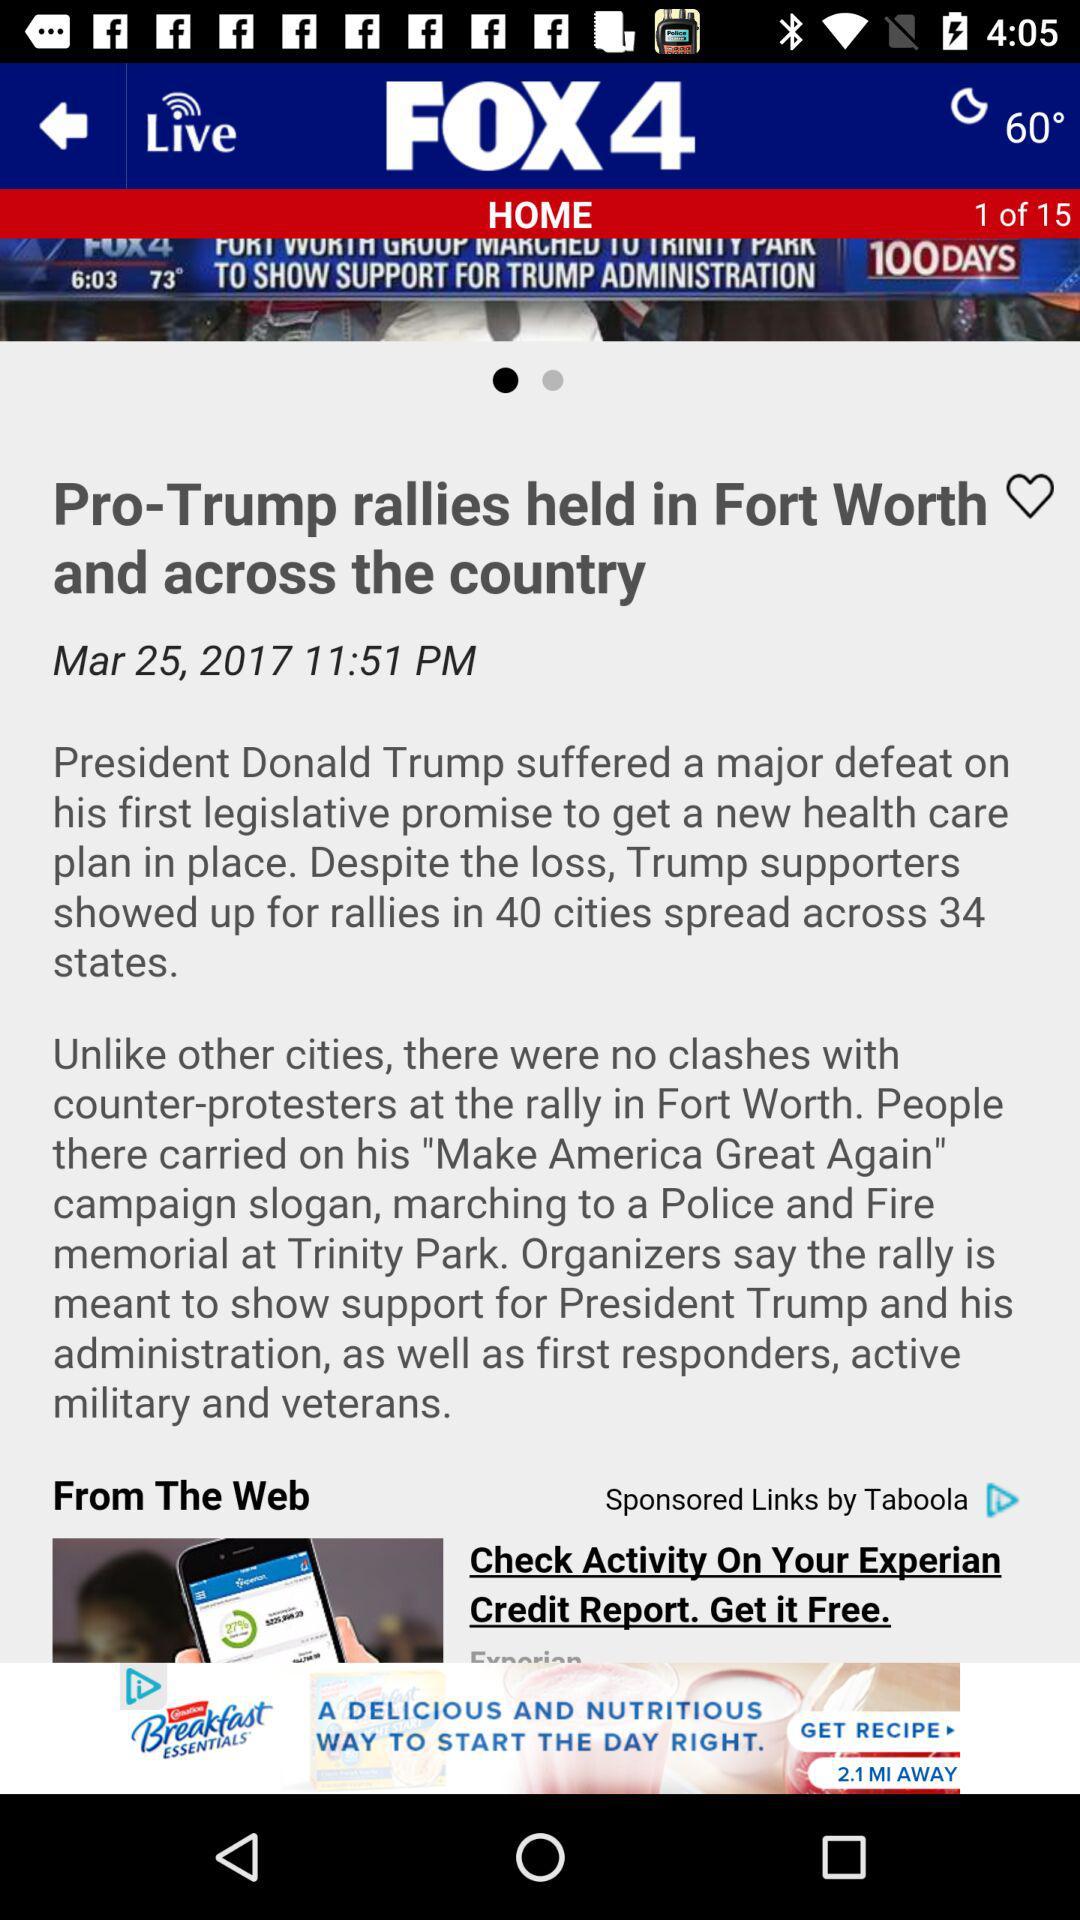 This screenshot has width=1080, height=1920. I want to click on home, so click(540, 124).